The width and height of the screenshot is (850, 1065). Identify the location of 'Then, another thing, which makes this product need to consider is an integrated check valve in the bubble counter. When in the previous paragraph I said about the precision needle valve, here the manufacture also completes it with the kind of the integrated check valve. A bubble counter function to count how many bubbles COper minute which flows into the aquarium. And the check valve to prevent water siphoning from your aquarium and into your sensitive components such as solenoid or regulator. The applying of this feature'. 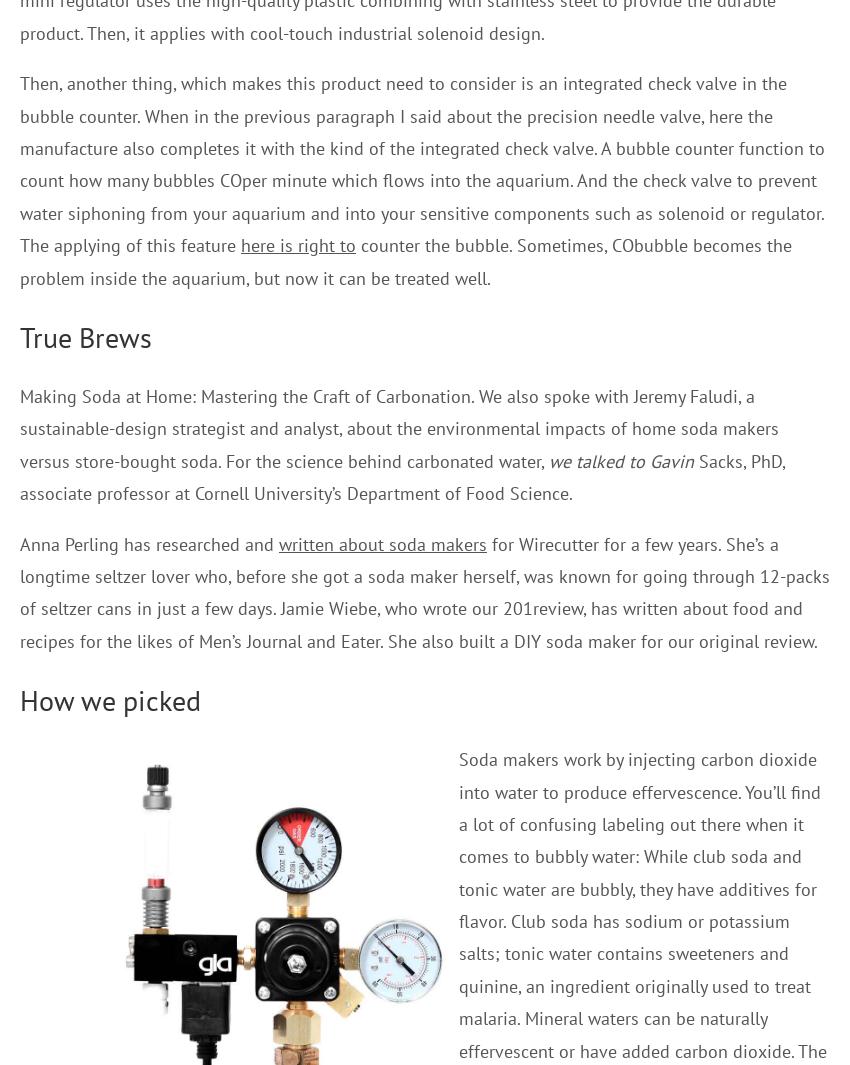
(422, 163).